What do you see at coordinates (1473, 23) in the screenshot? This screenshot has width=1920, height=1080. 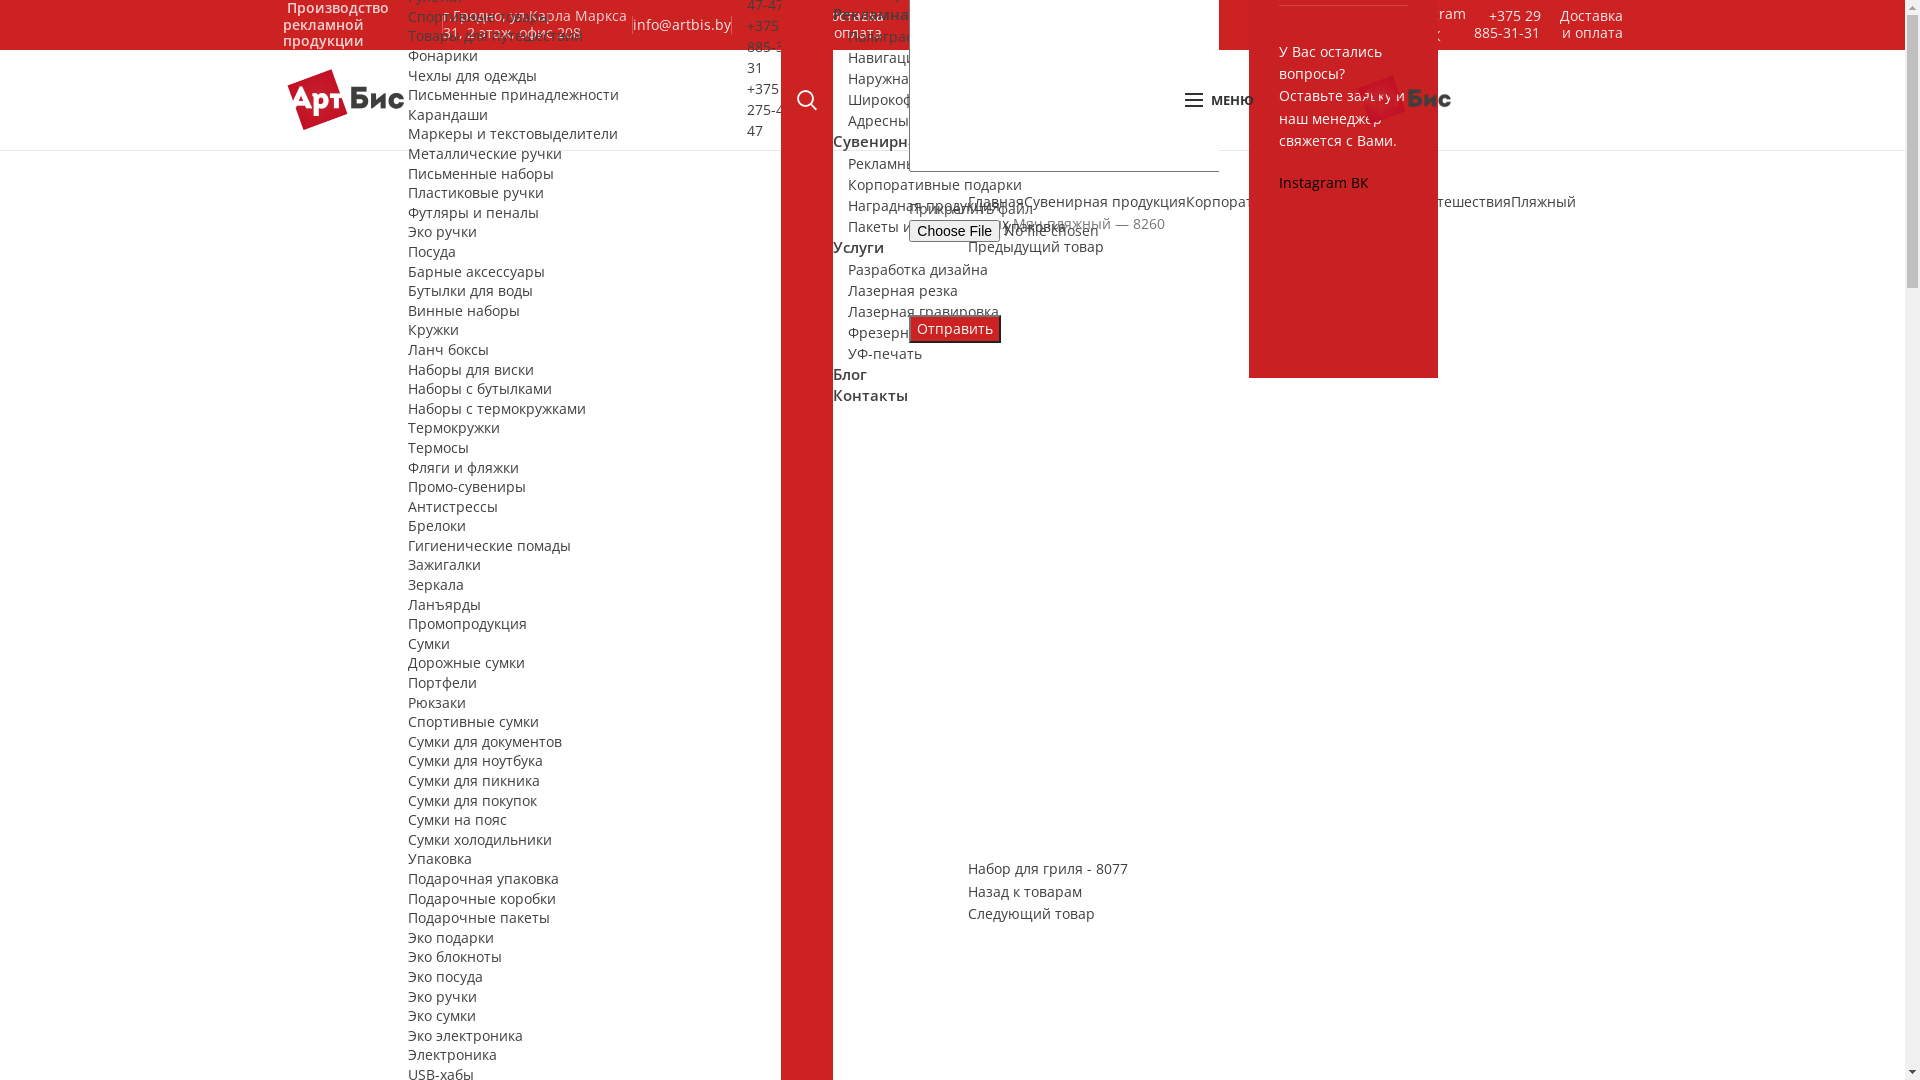 I see `'    +375 29 885-31-31'` at bounding box center [1473, 23].